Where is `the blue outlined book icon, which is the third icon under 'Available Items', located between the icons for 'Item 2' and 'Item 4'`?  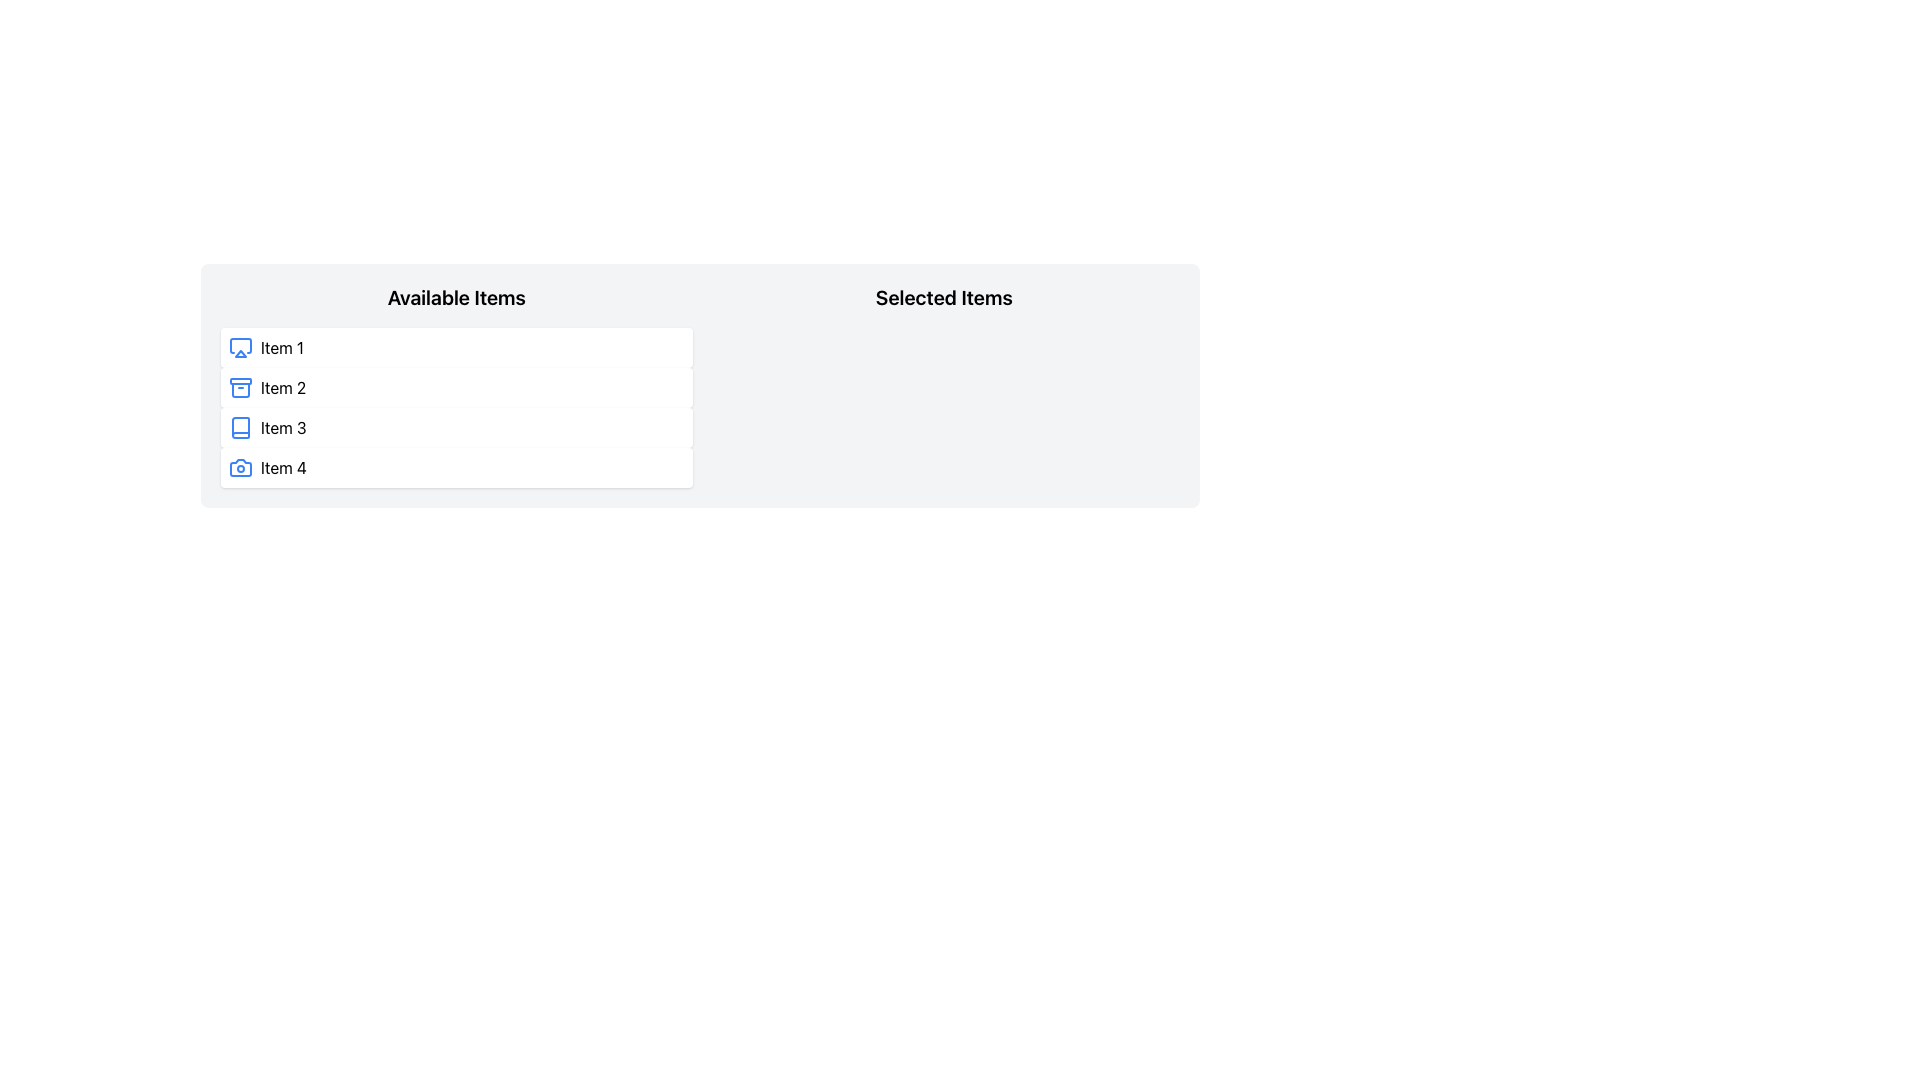
the blue outlined book icon, which is the third icon under 'Available Items', located between the icons for 'Item 2' and 'Item 4' is located at coordinates (240, 427).